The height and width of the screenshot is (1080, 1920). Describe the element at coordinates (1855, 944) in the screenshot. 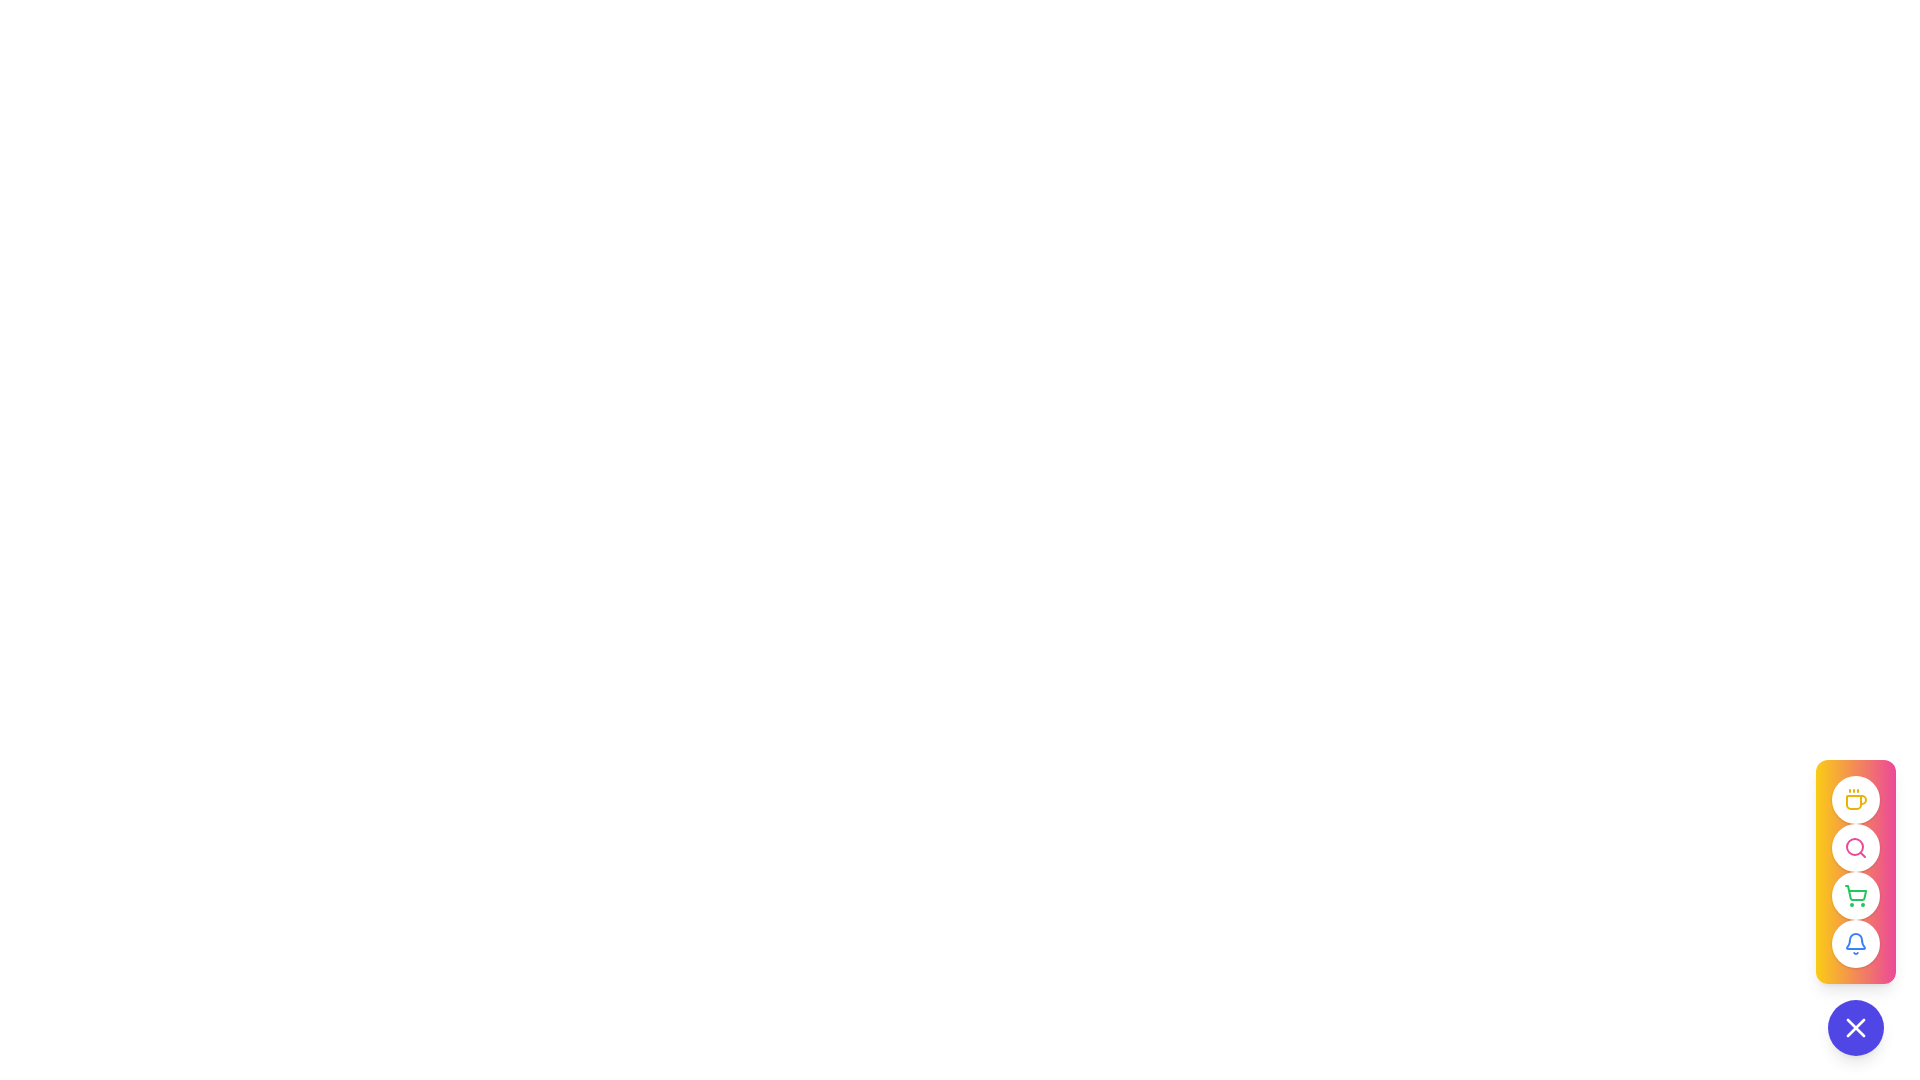

I see `the bell button located at the bottom of the vertical stack on the right side of the application interface` at that location.